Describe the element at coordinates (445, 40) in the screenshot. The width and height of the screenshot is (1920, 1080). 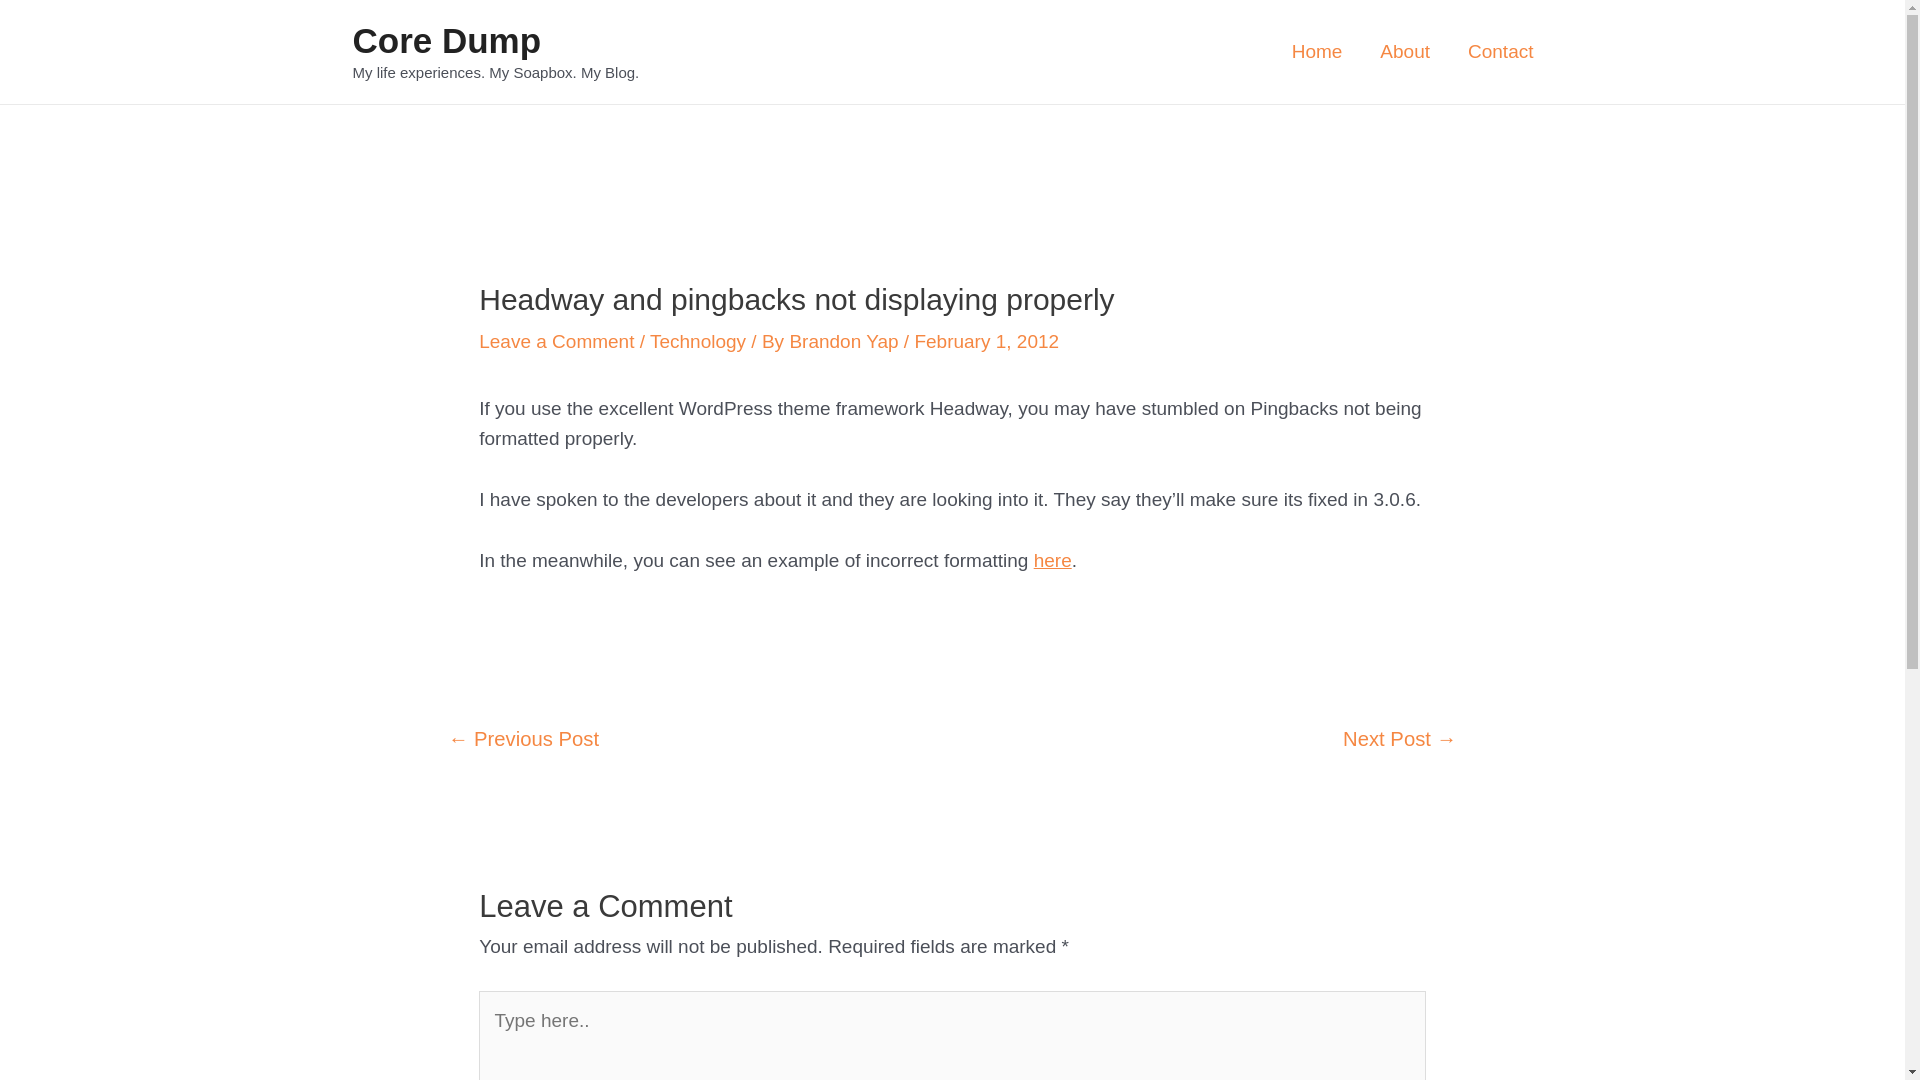
I see `'Core Dump'` at that location.